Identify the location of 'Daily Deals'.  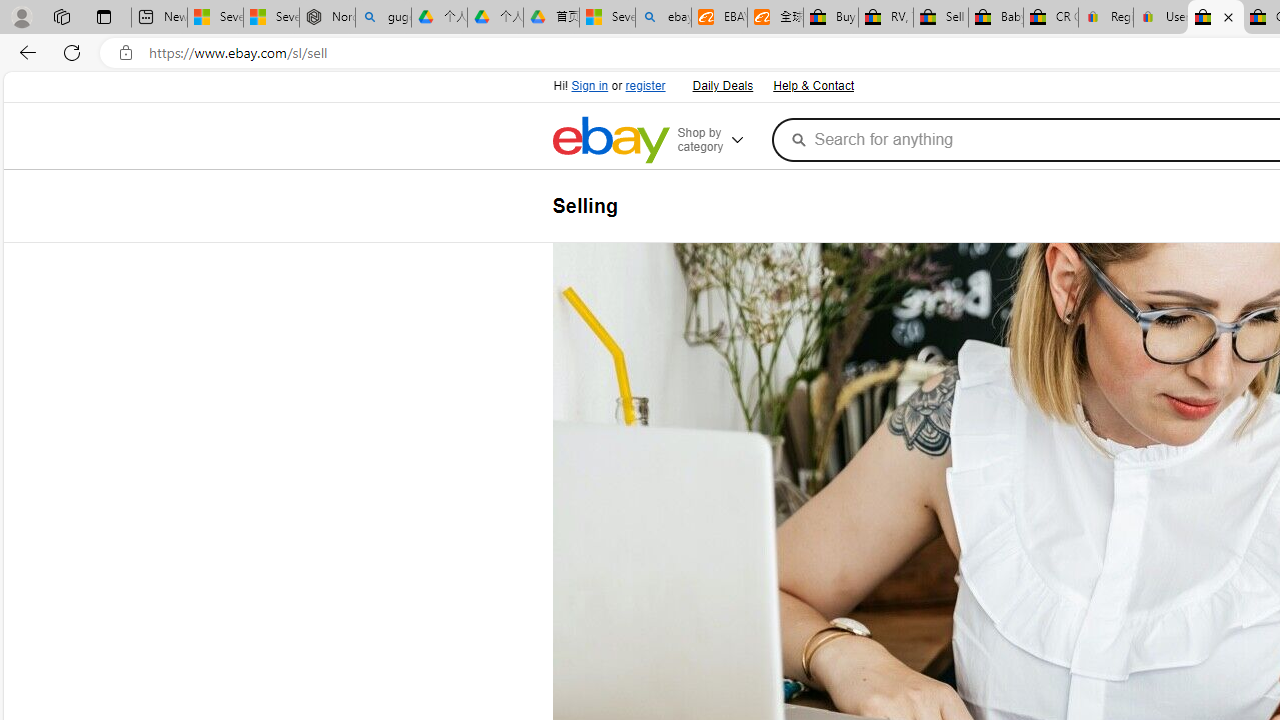
(720, 83).